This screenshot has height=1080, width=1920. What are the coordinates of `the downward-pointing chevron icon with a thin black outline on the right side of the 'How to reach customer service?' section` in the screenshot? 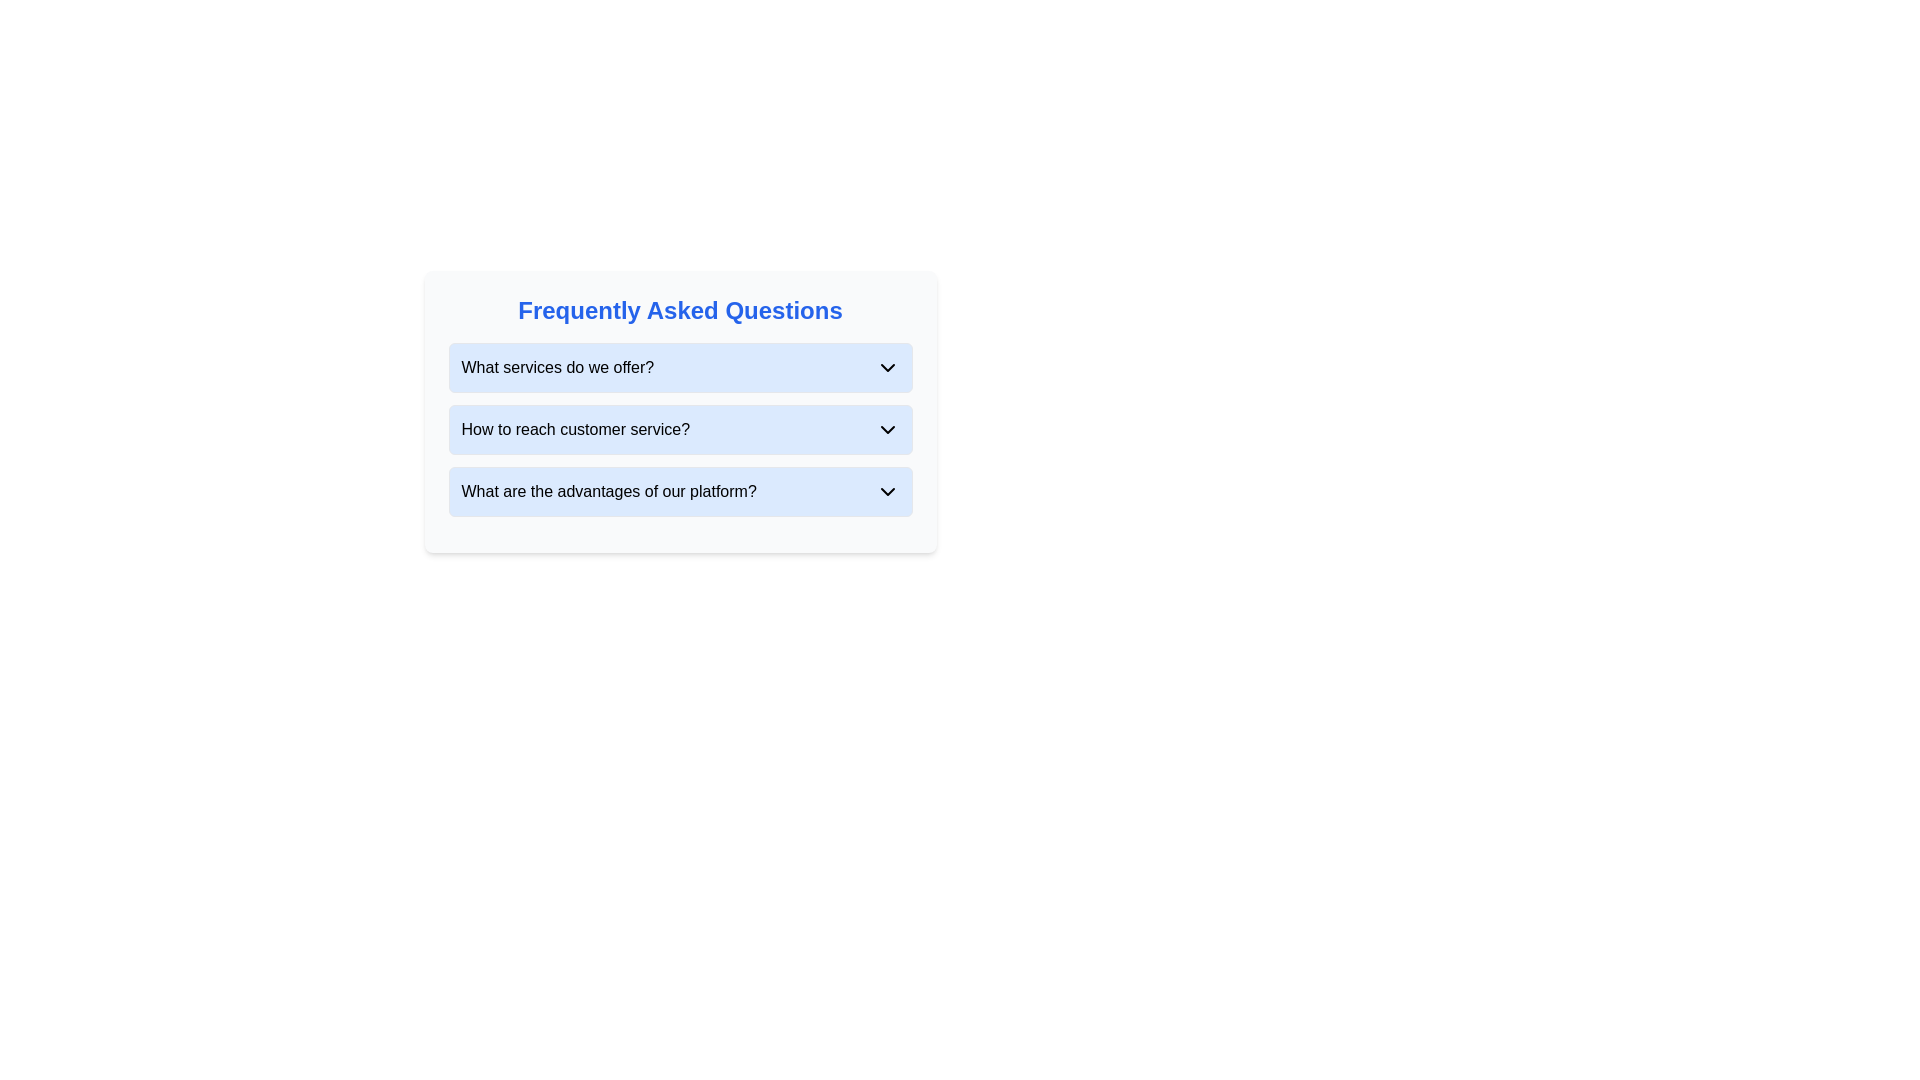 It's located at (886, 428).